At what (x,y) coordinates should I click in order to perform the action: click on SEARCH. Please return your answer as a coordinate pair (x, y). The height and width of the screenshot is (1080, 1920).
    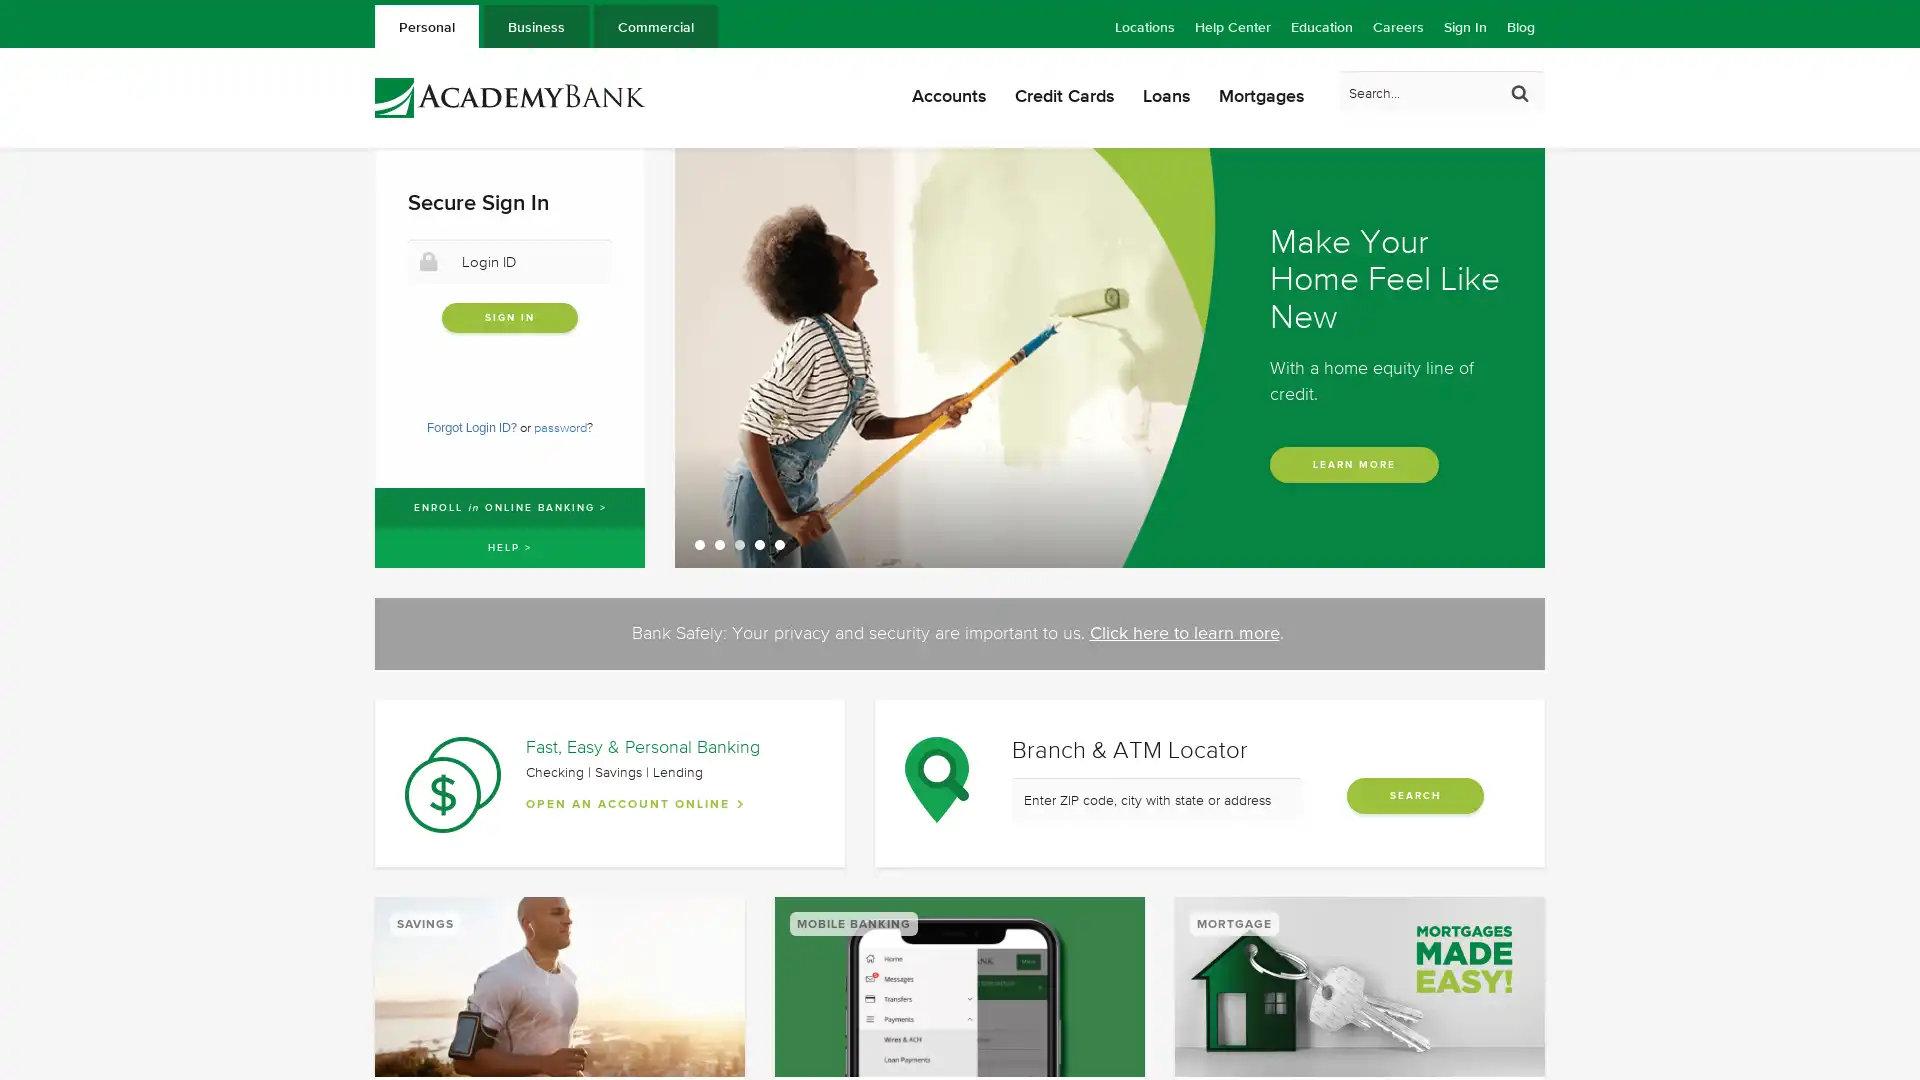
    Looking at the image, I should click on (1414, 794).